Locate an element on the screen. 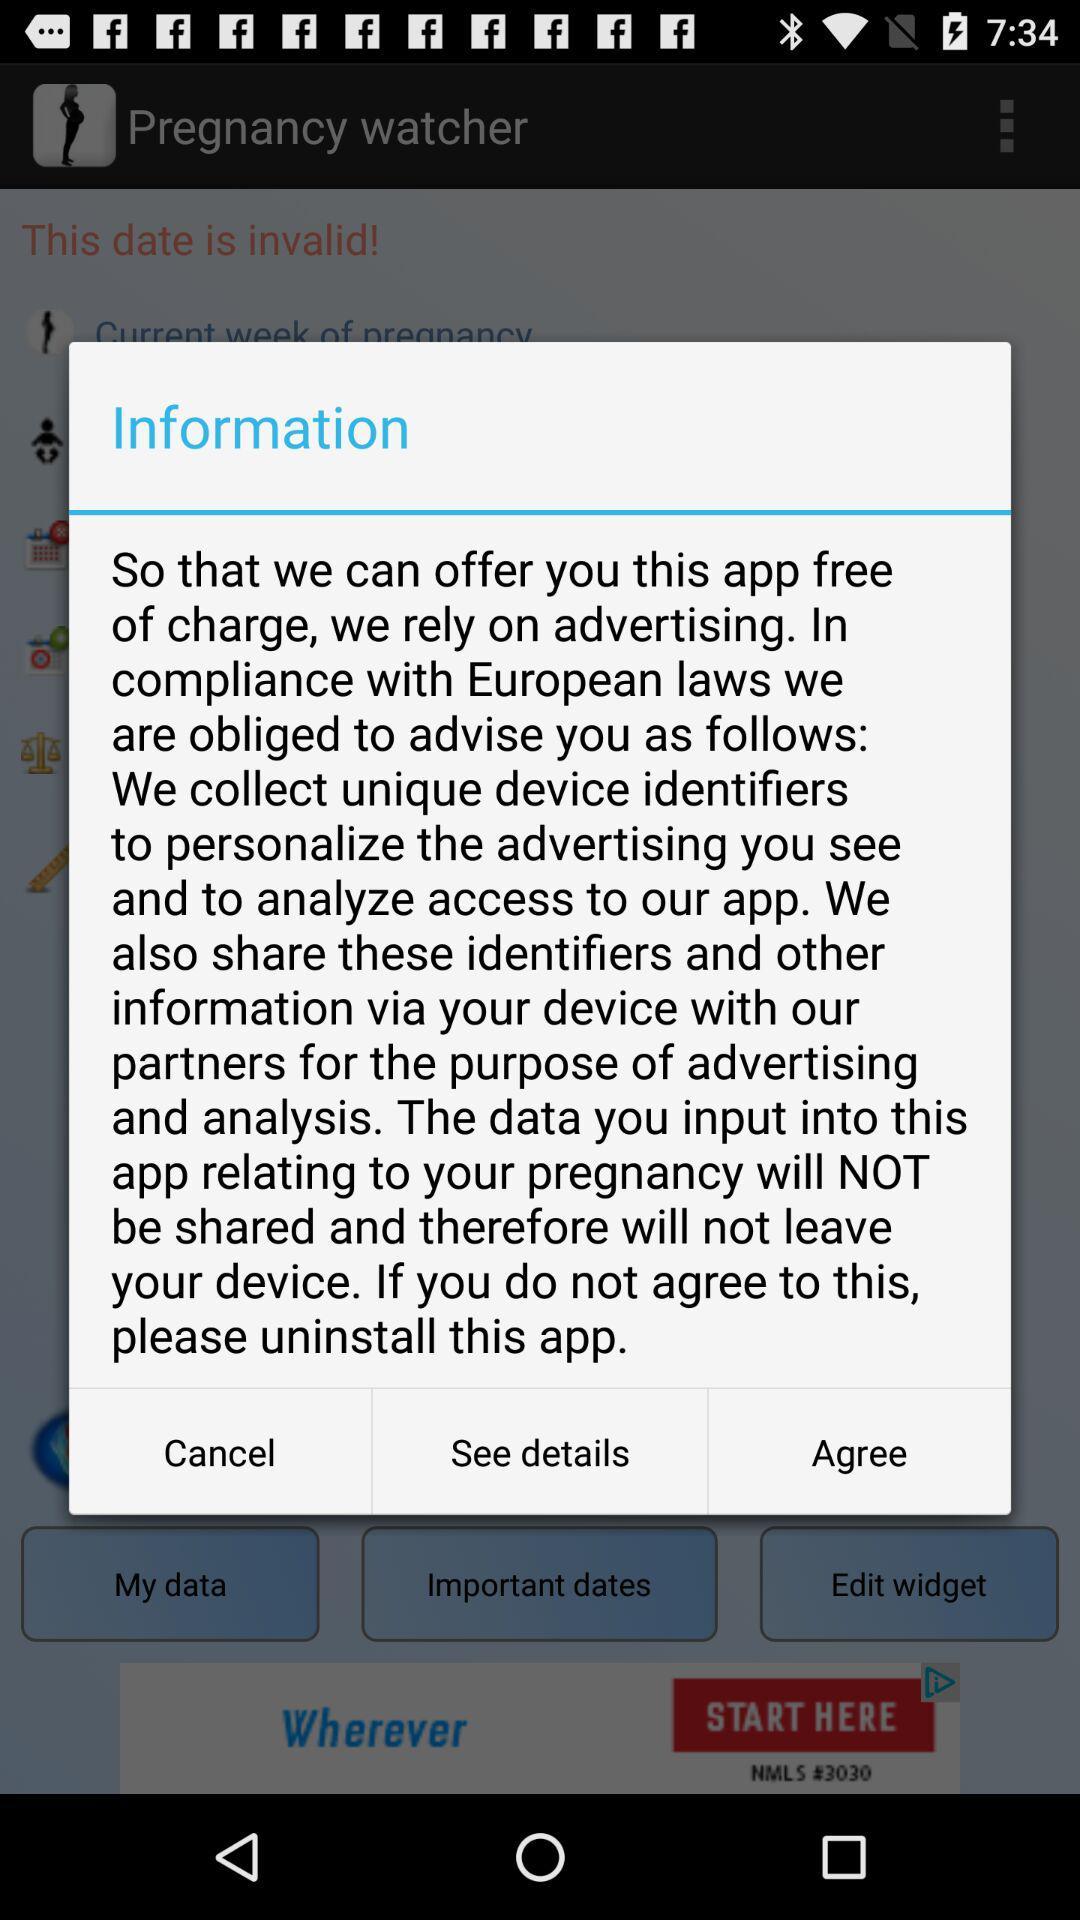 The image size is (1080, 1920). the icon at the bottom is located at coordinates (540, 1451).